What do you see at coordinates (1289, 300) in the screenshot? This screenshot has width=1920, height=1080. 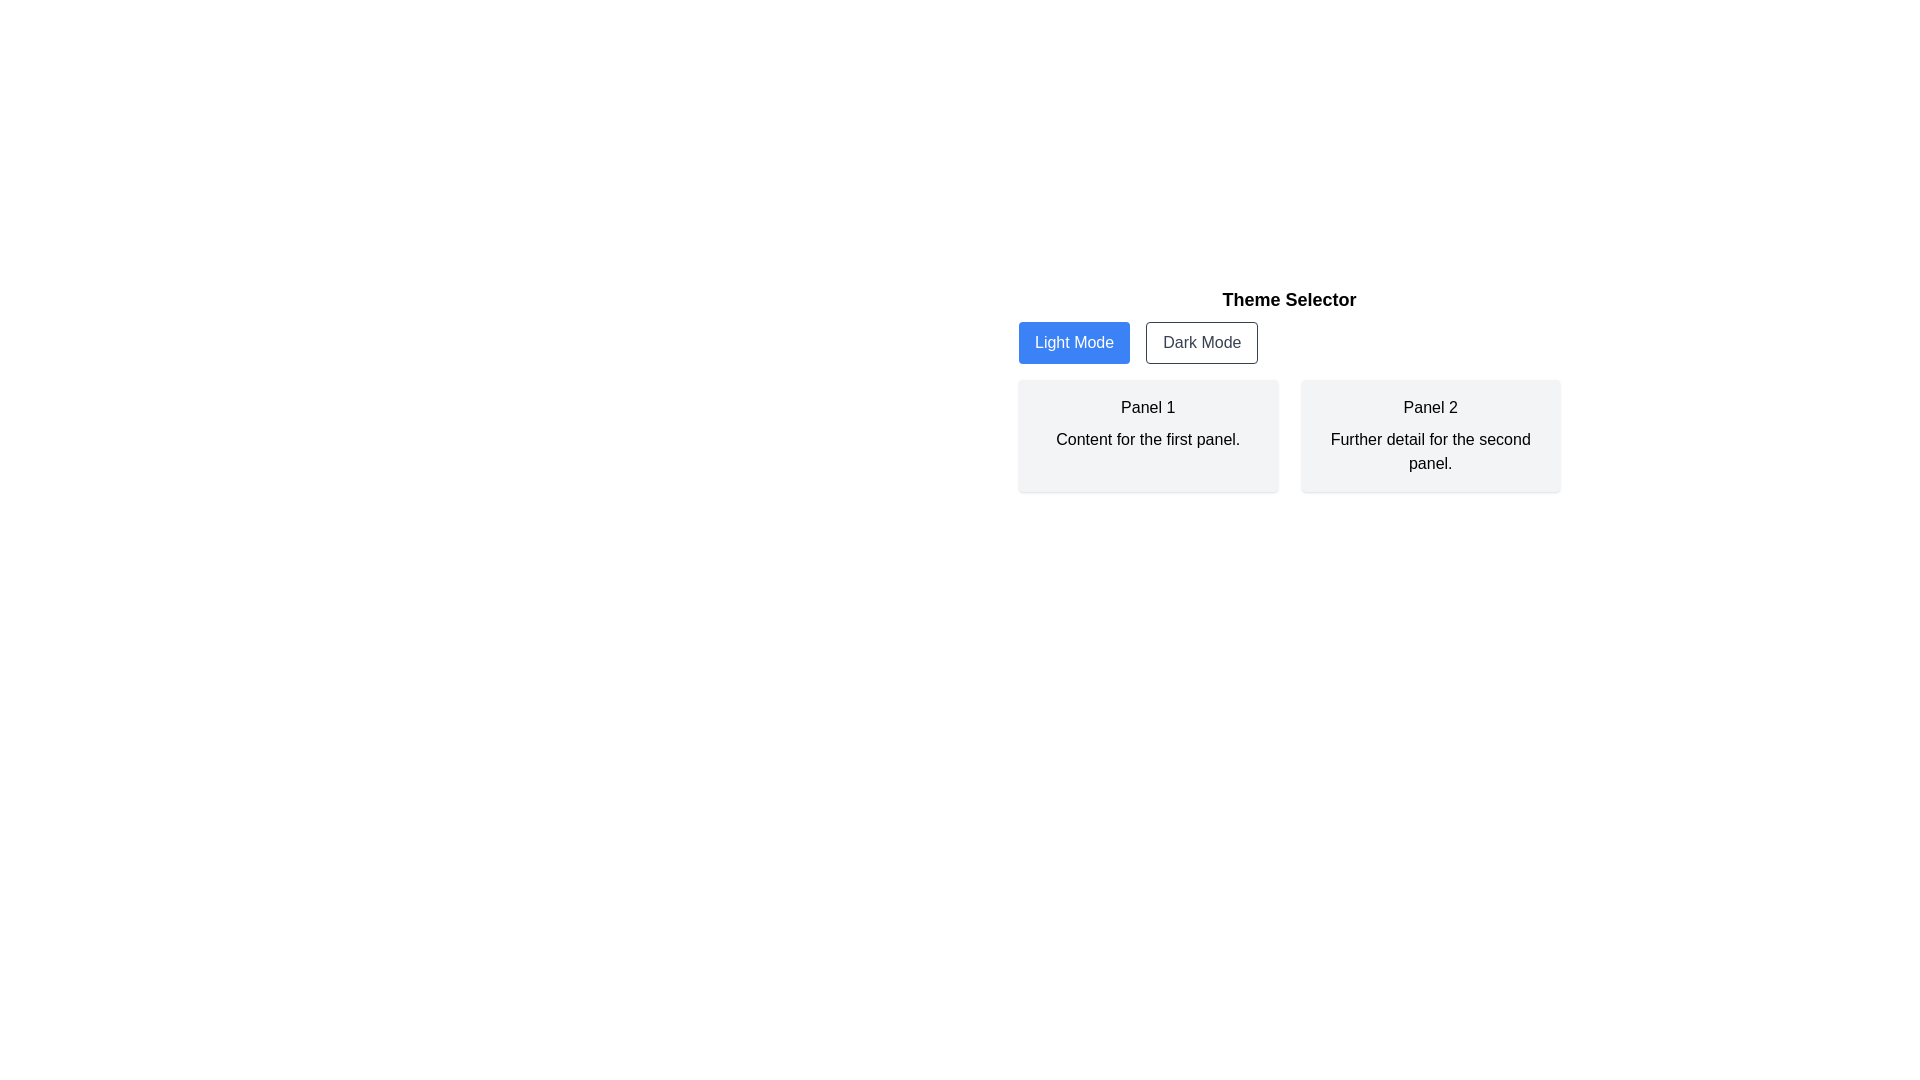 I see `the 'Theme Selector' heading, which is styled in bold and larger font, and is located above the 'Light Mode' and 'Dark Mode' buttons` at bounding box center [1289, 300].